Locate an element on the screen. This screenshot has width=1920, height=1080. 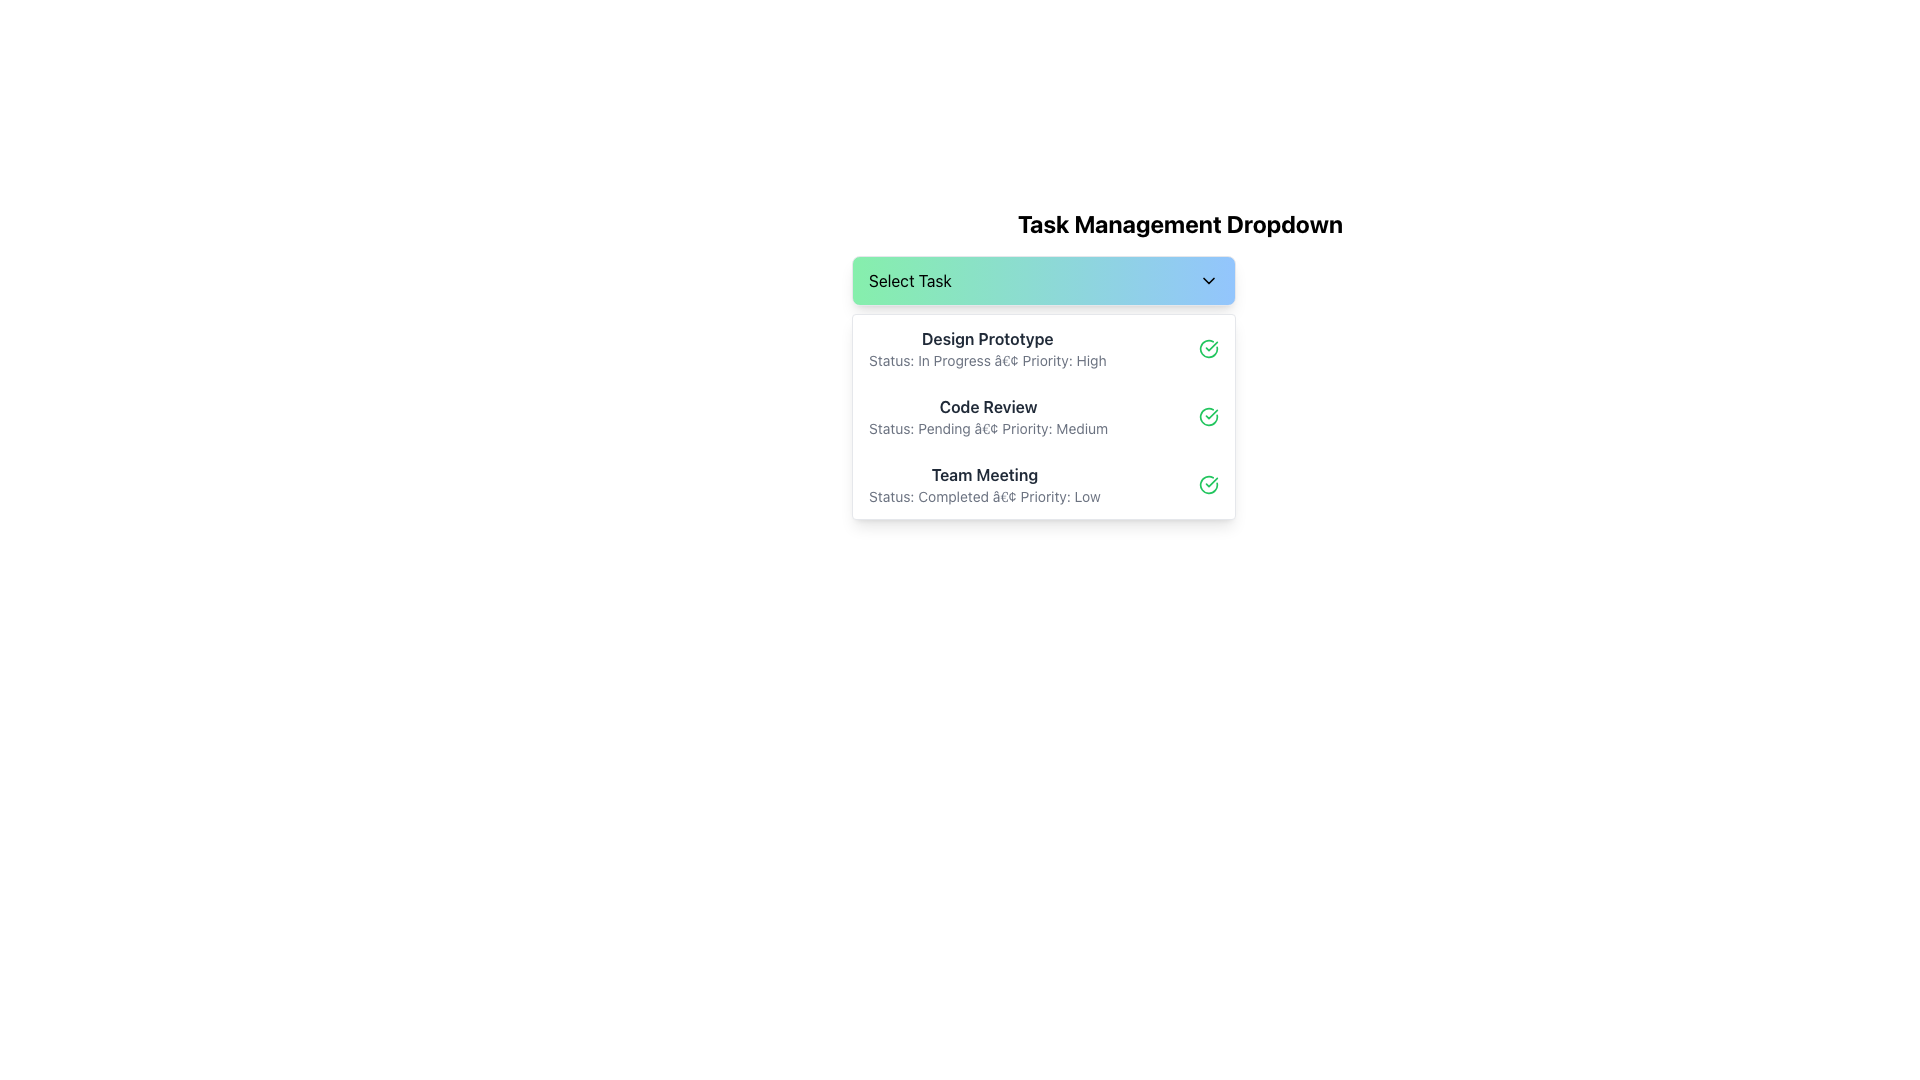
the status icon for the 'Code Review' task entry in the 'Task Management Dropdown' to check its state, which is located near the text 'Status: Pending • Priority: Medium' is located at coordinates (1208, 415).